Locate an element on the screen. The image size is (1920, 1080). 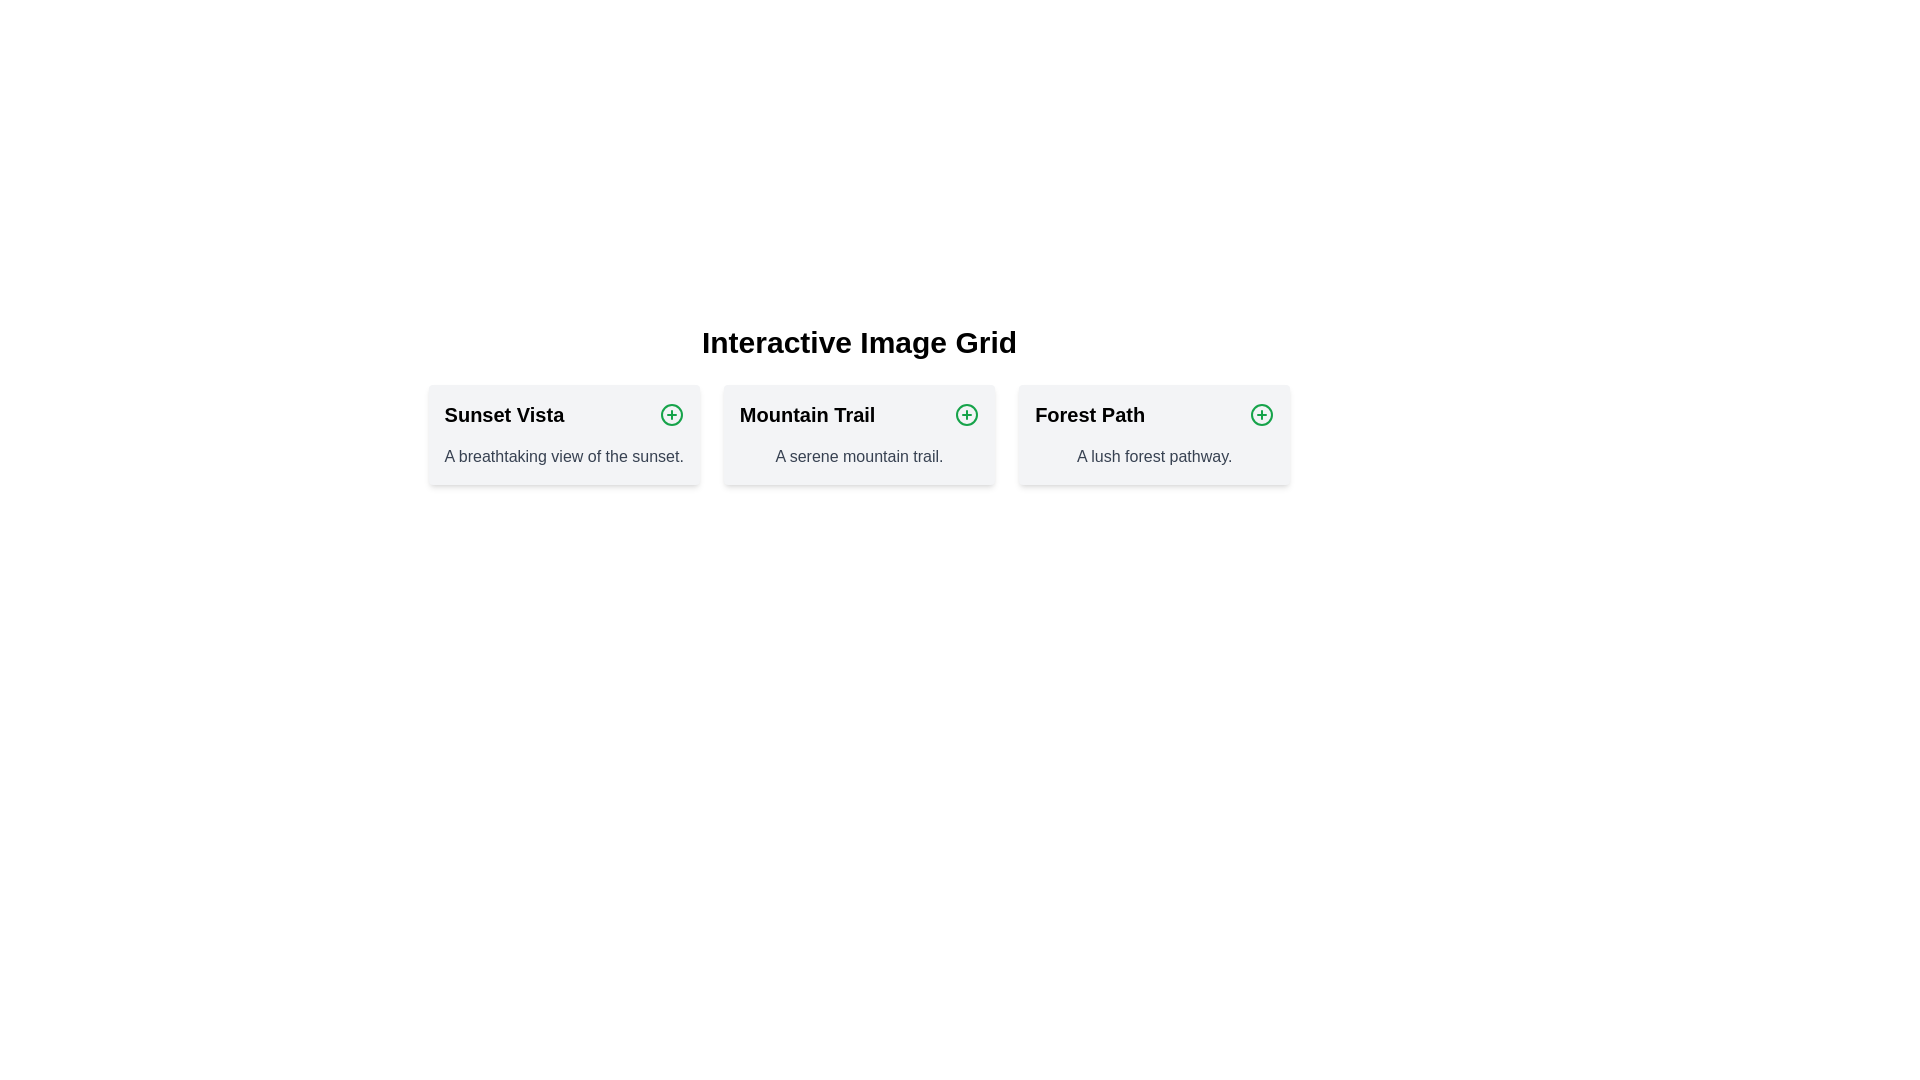
the text element that says 'A breathtaking view of the sunset.' located below the title 'Sunset Vista' in the card-style layout is located at coordinates (563, 456).